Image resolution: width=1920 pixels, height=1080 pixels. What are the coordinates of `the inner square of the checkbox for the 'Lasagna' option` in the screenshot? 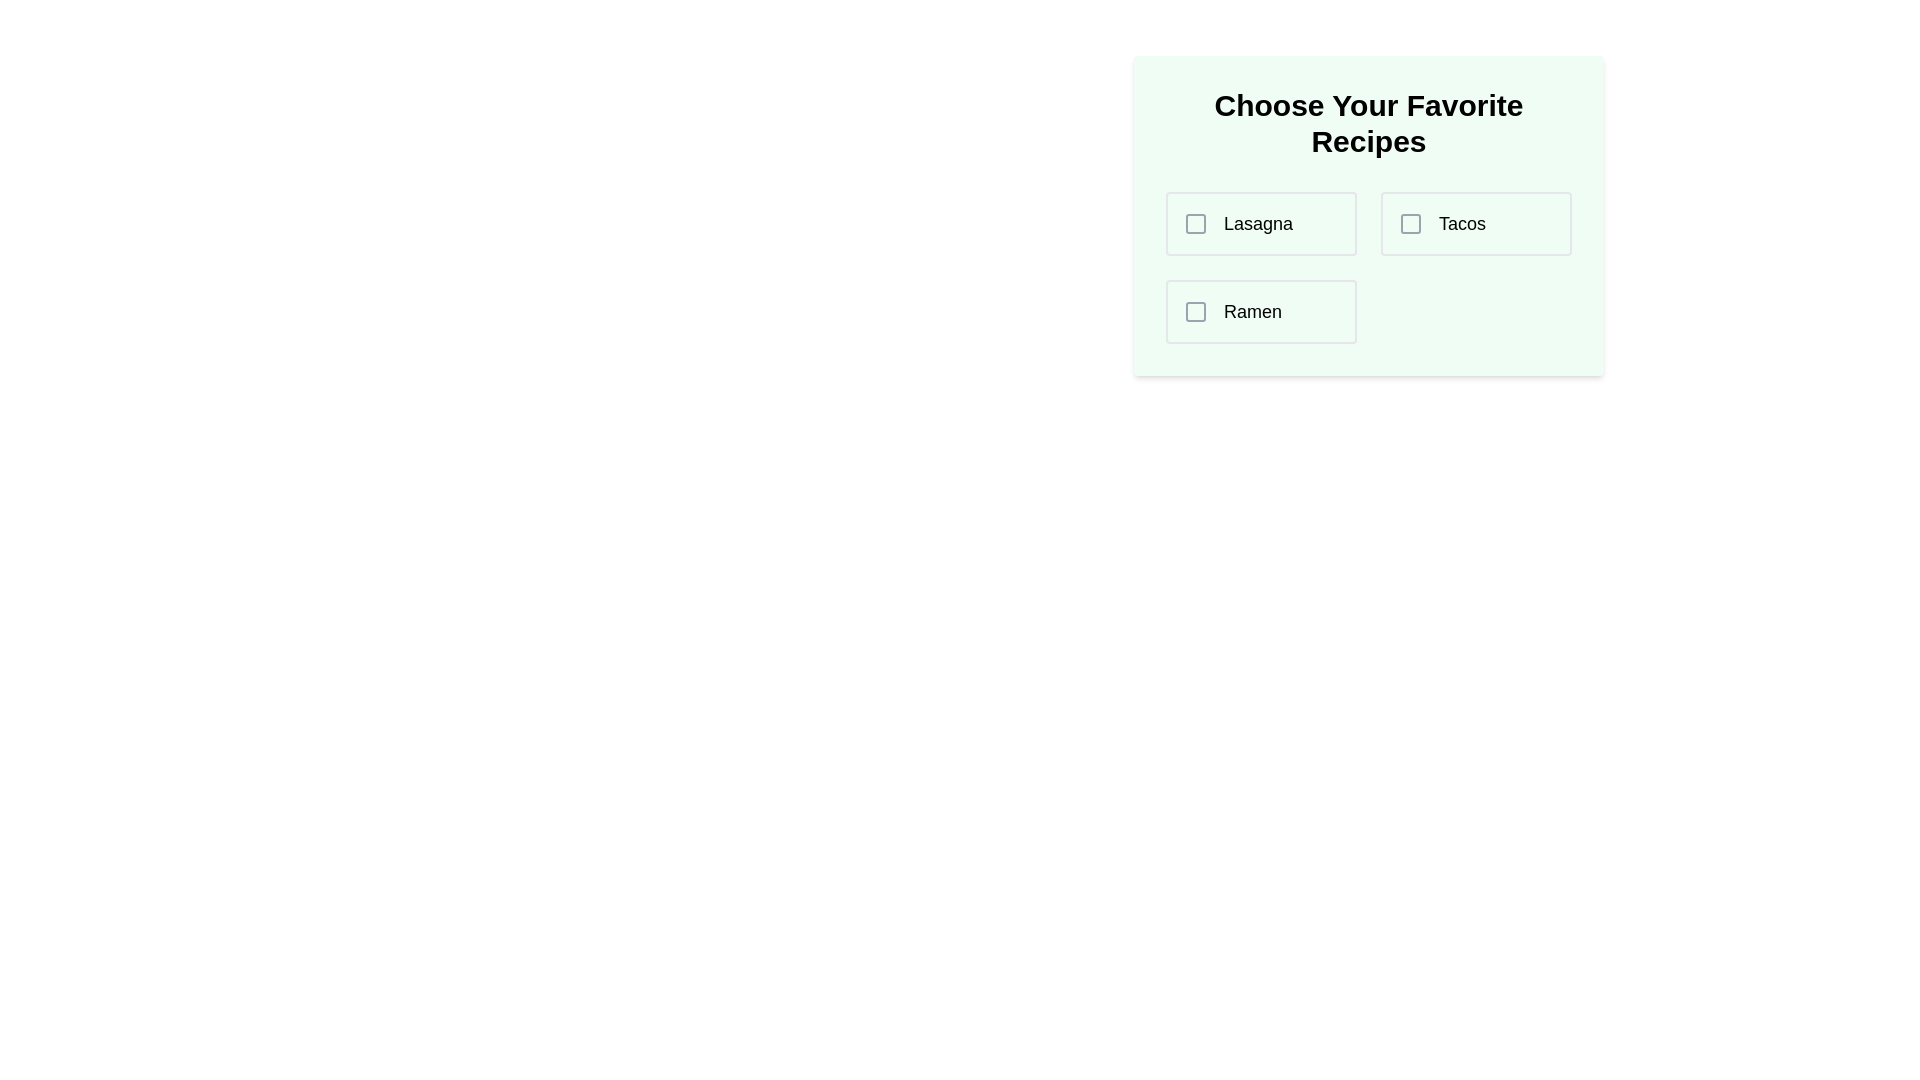 It's located at (1195, 223).